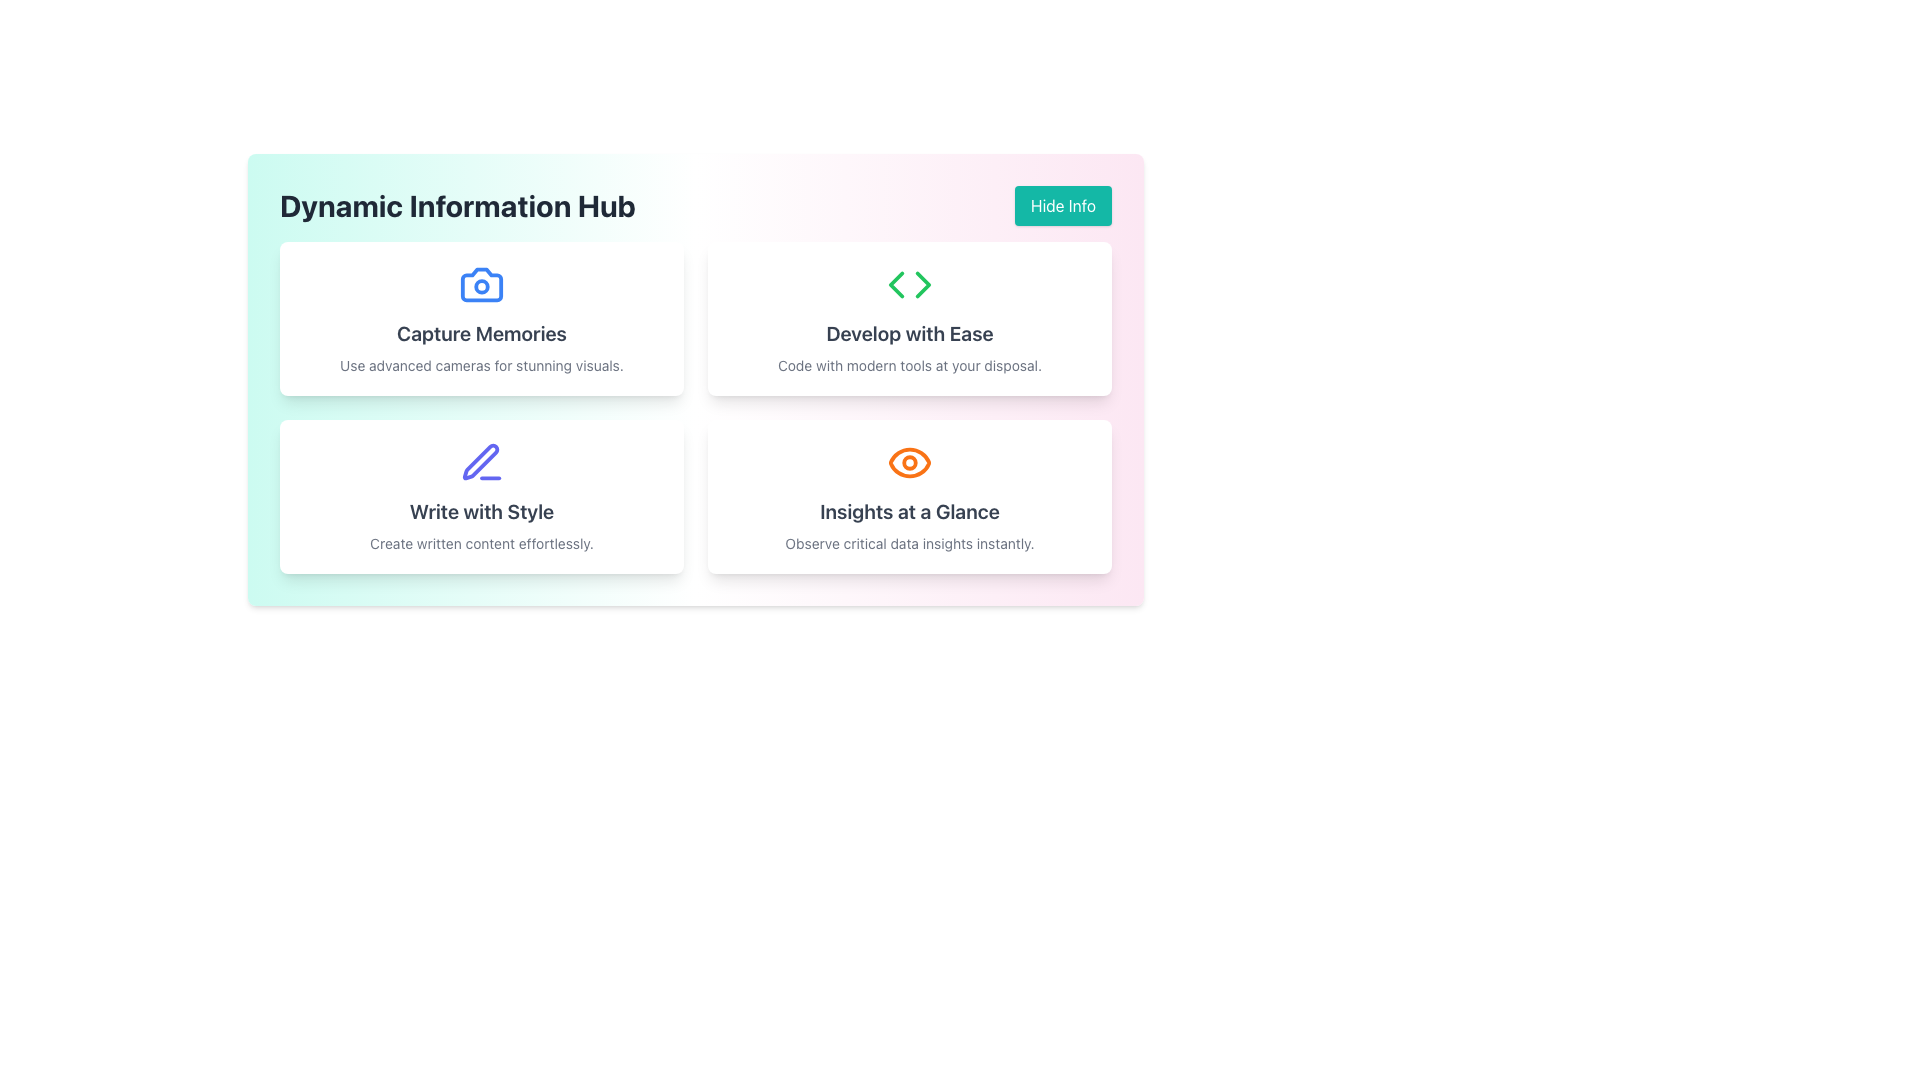 The image size is (1920, 1080). Describe the element at coordinates (481, 285) in the screenshot. I see `the circular dot graphic component located centrally within the camera icon of the 'Capture Memories' section` at that location.